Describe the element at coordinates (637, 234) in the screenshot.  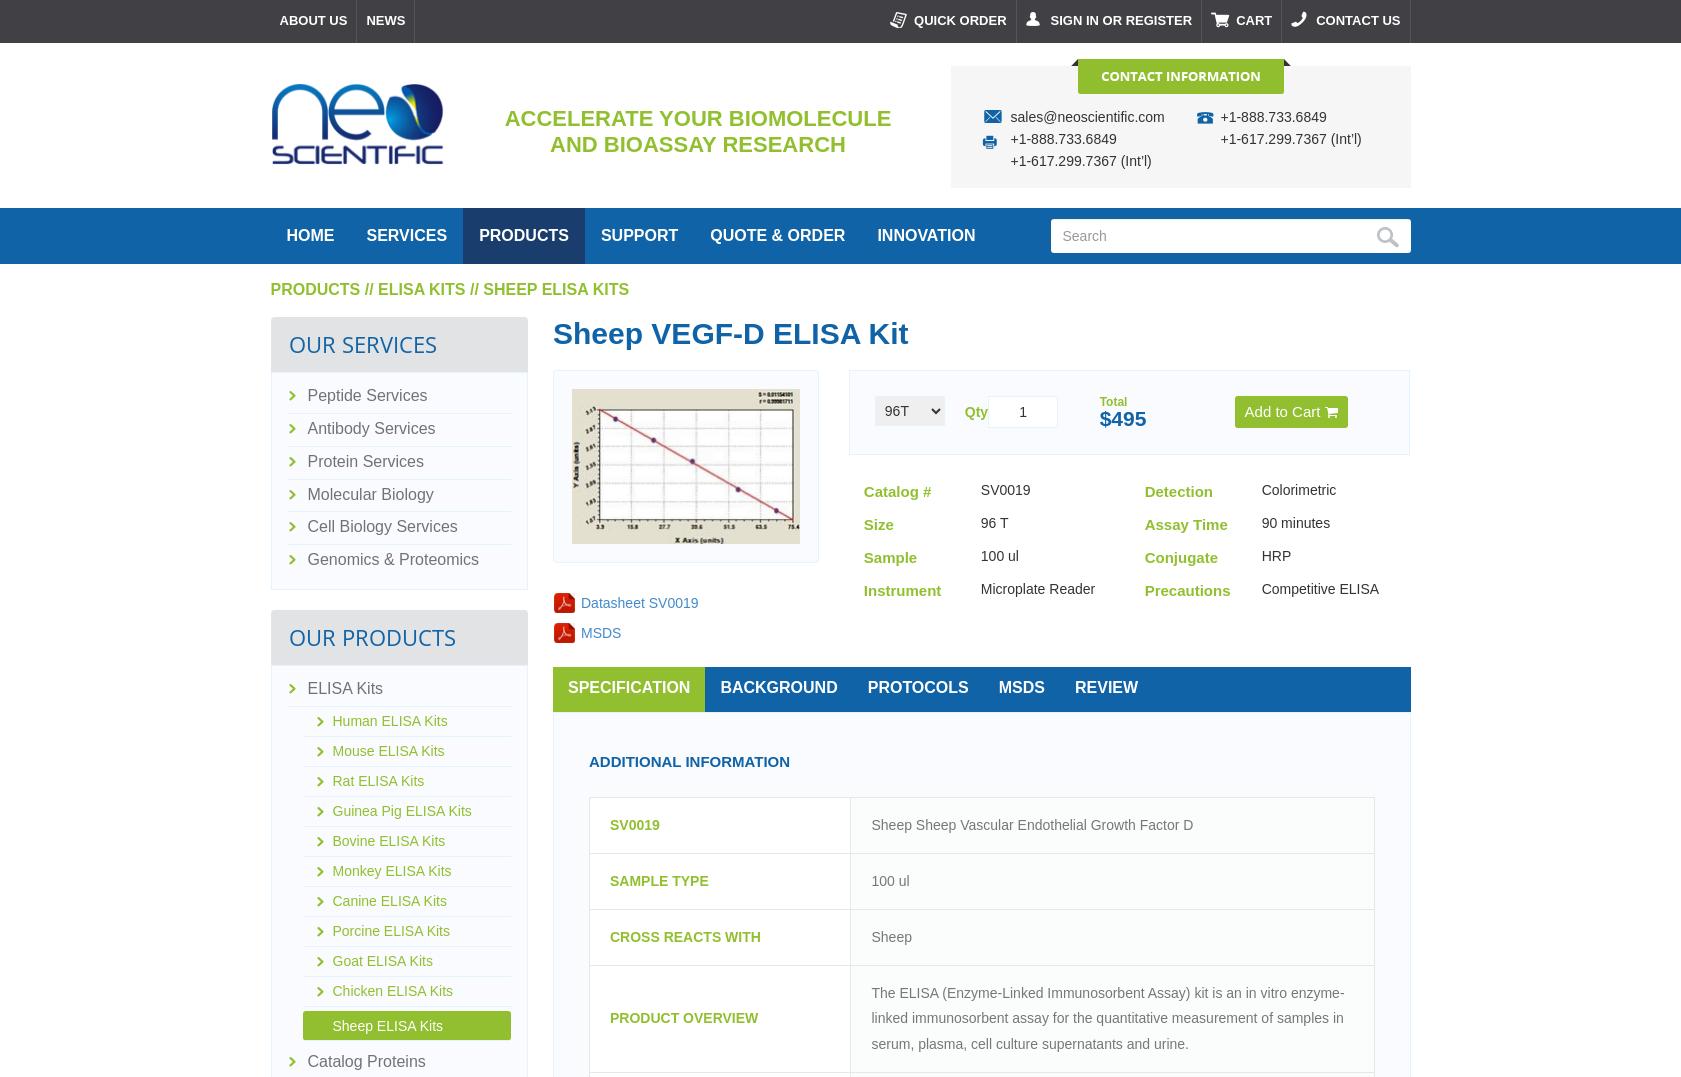
I see `'support'` at that location.